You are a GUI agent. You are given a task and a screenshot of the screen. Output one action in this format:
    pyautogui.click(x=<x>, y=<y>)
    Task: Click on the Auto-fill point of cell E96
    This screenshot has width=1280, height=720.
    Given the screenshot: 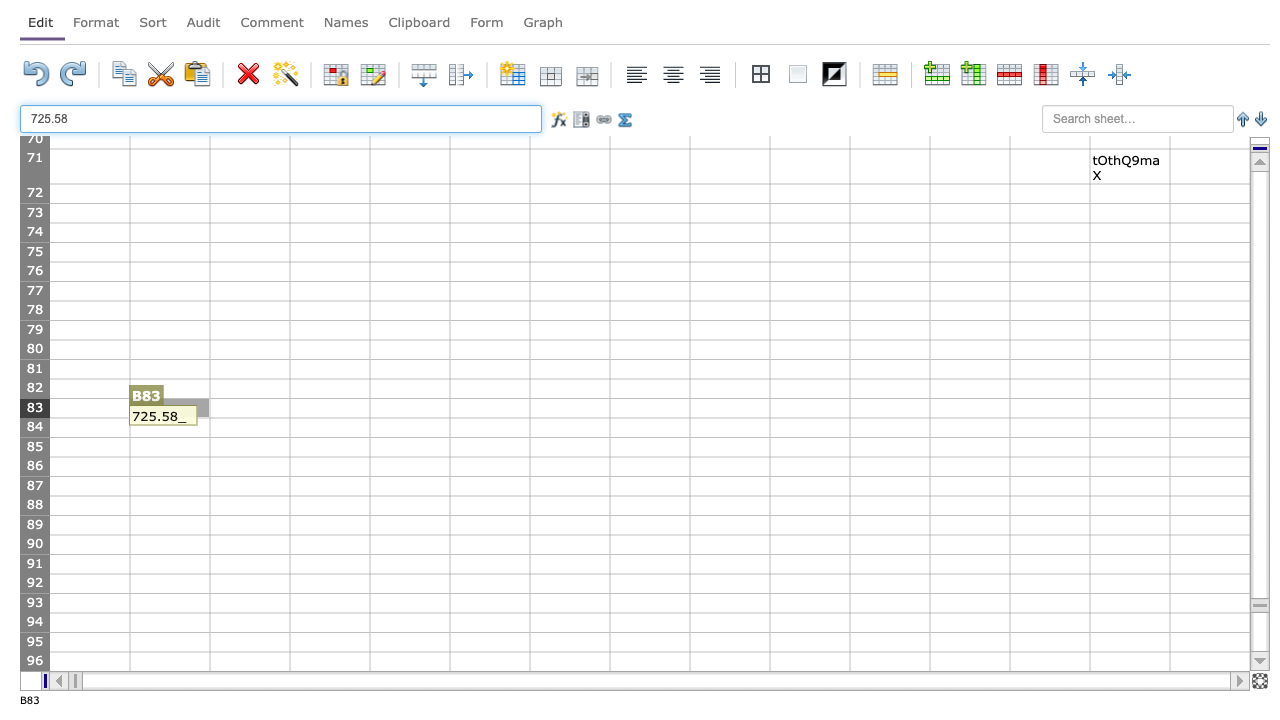 What is the action you would take?
    pyautogui.click(x=449, y=671)
    